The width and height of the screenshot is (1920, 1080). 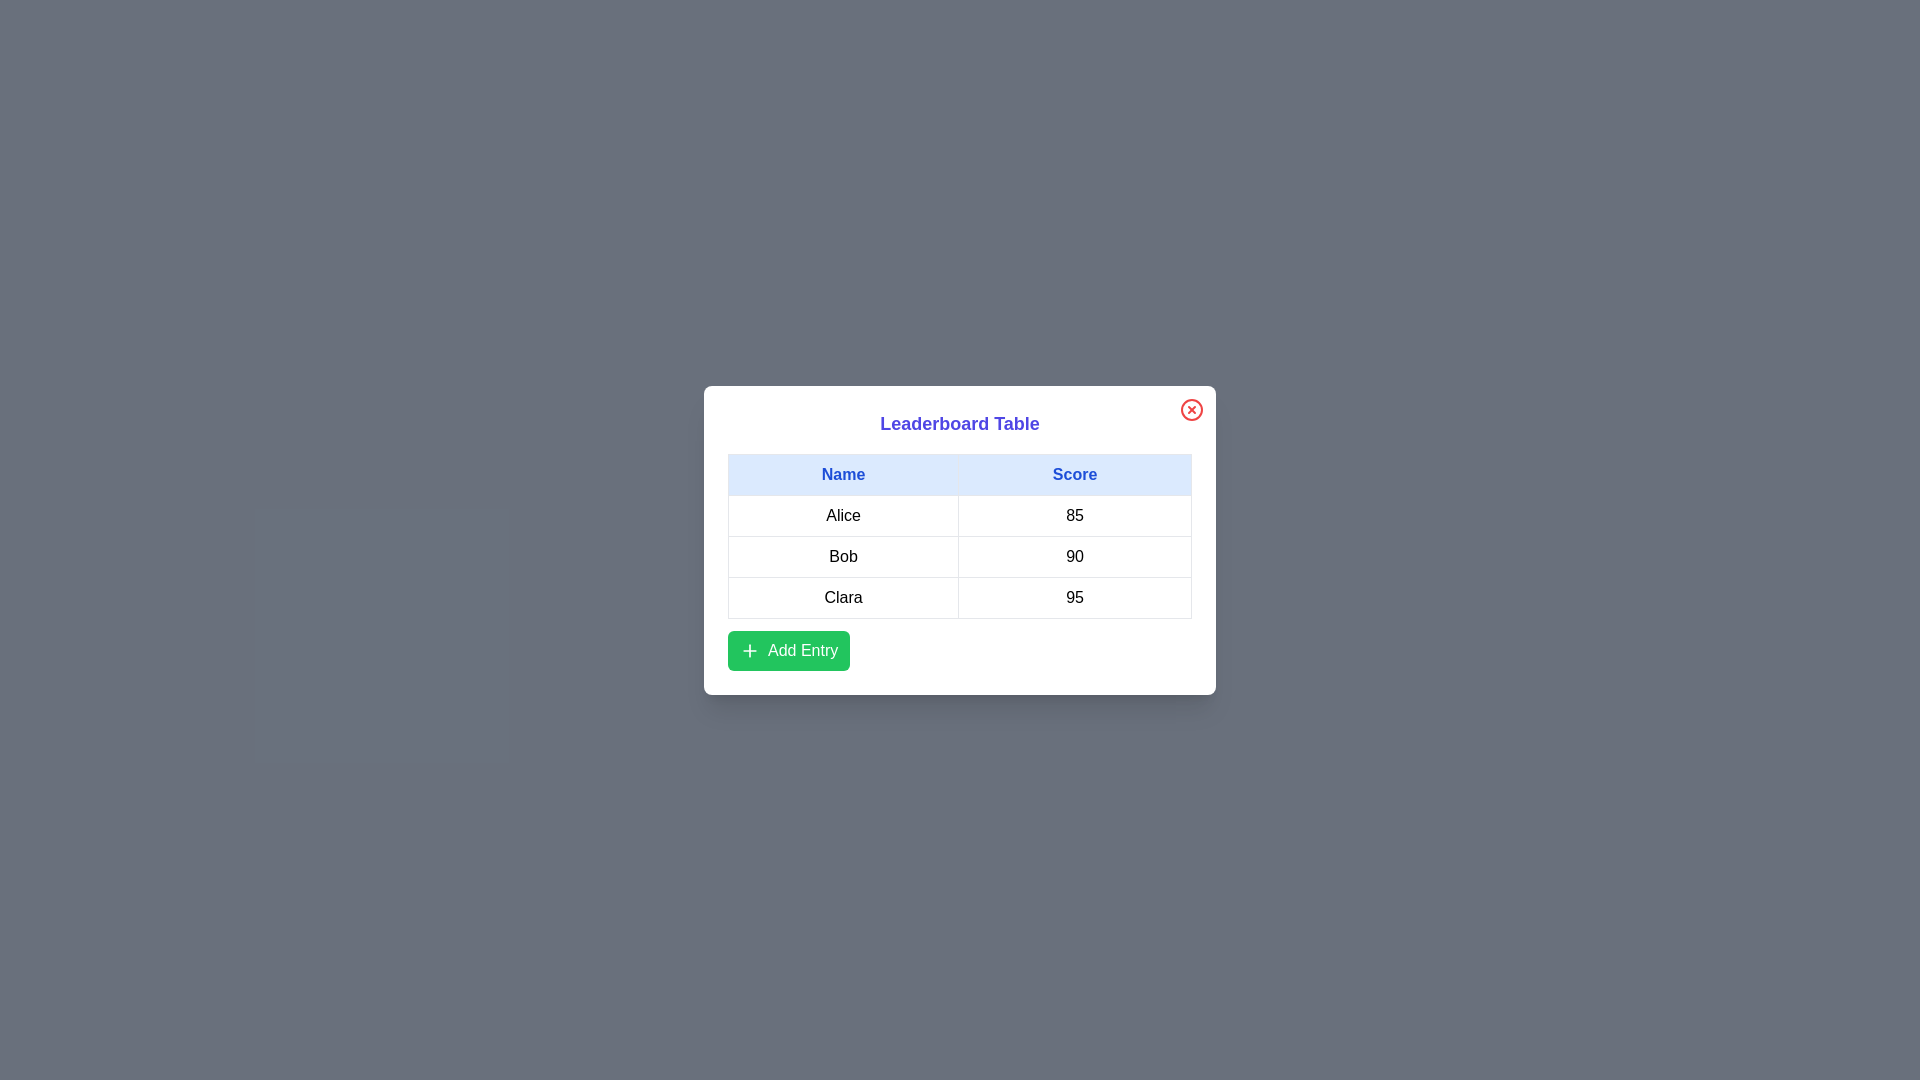 I want to click on the text in the cell containing 95, so click(x=1074, y=596).